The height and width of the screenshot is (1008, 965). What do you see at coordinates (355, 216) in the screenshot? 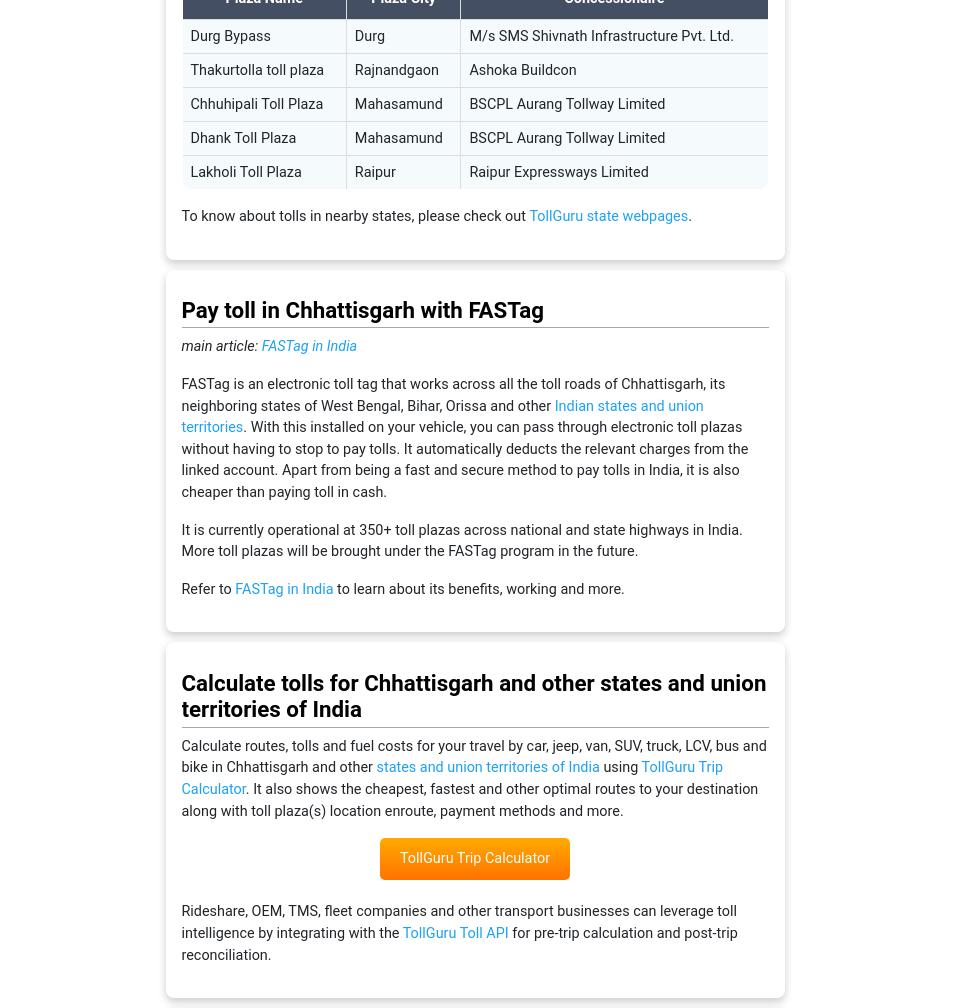
I see `'To know about tolls in nearby states, please check out'` at bounding box center [355, 216].